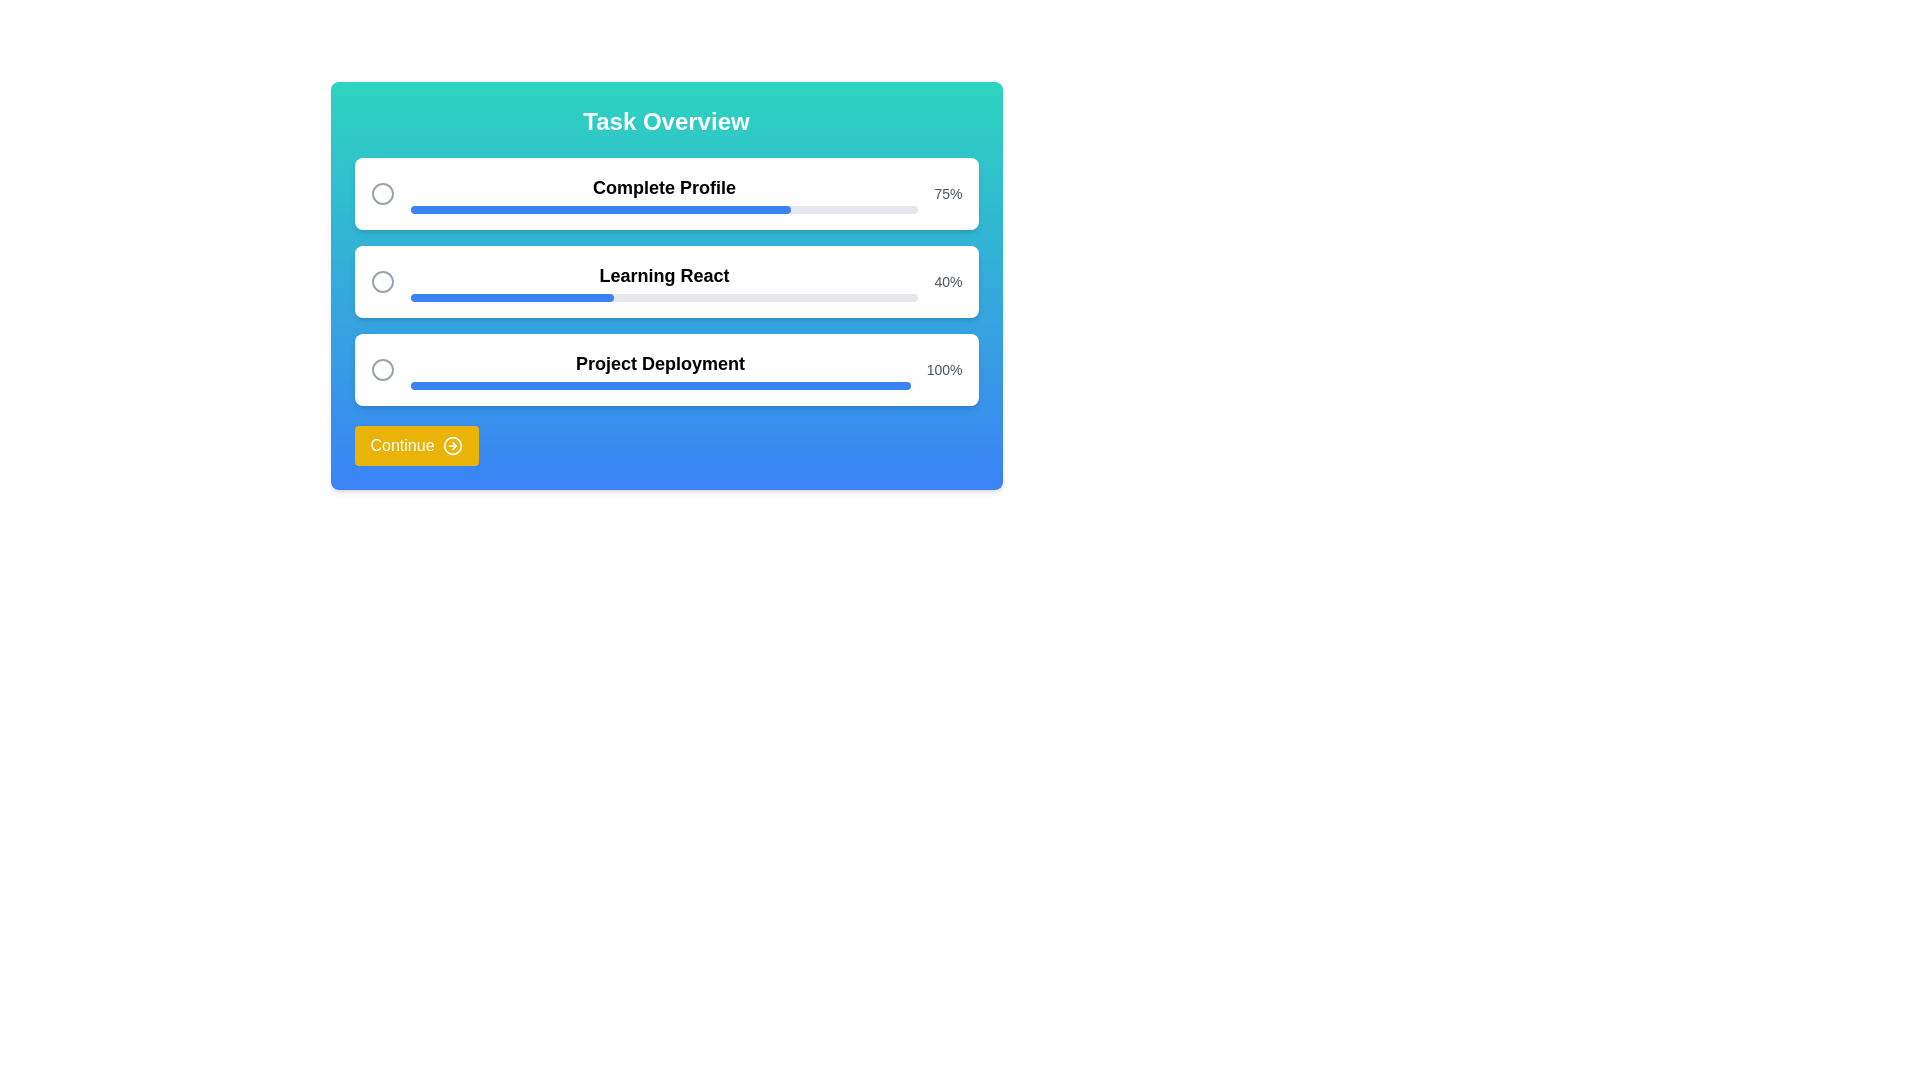 The image size is (1920, 1080). I want to click on the custom styled radio button icon associated with the 'Project Deployment' task, so click(382, 370).